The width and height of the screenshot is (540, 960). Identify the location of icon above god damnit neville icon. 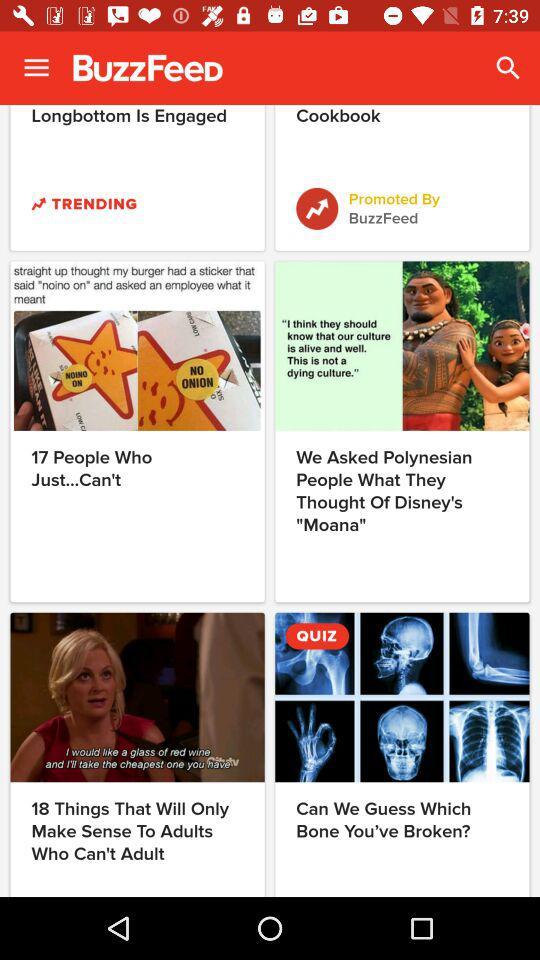
(36, 68).